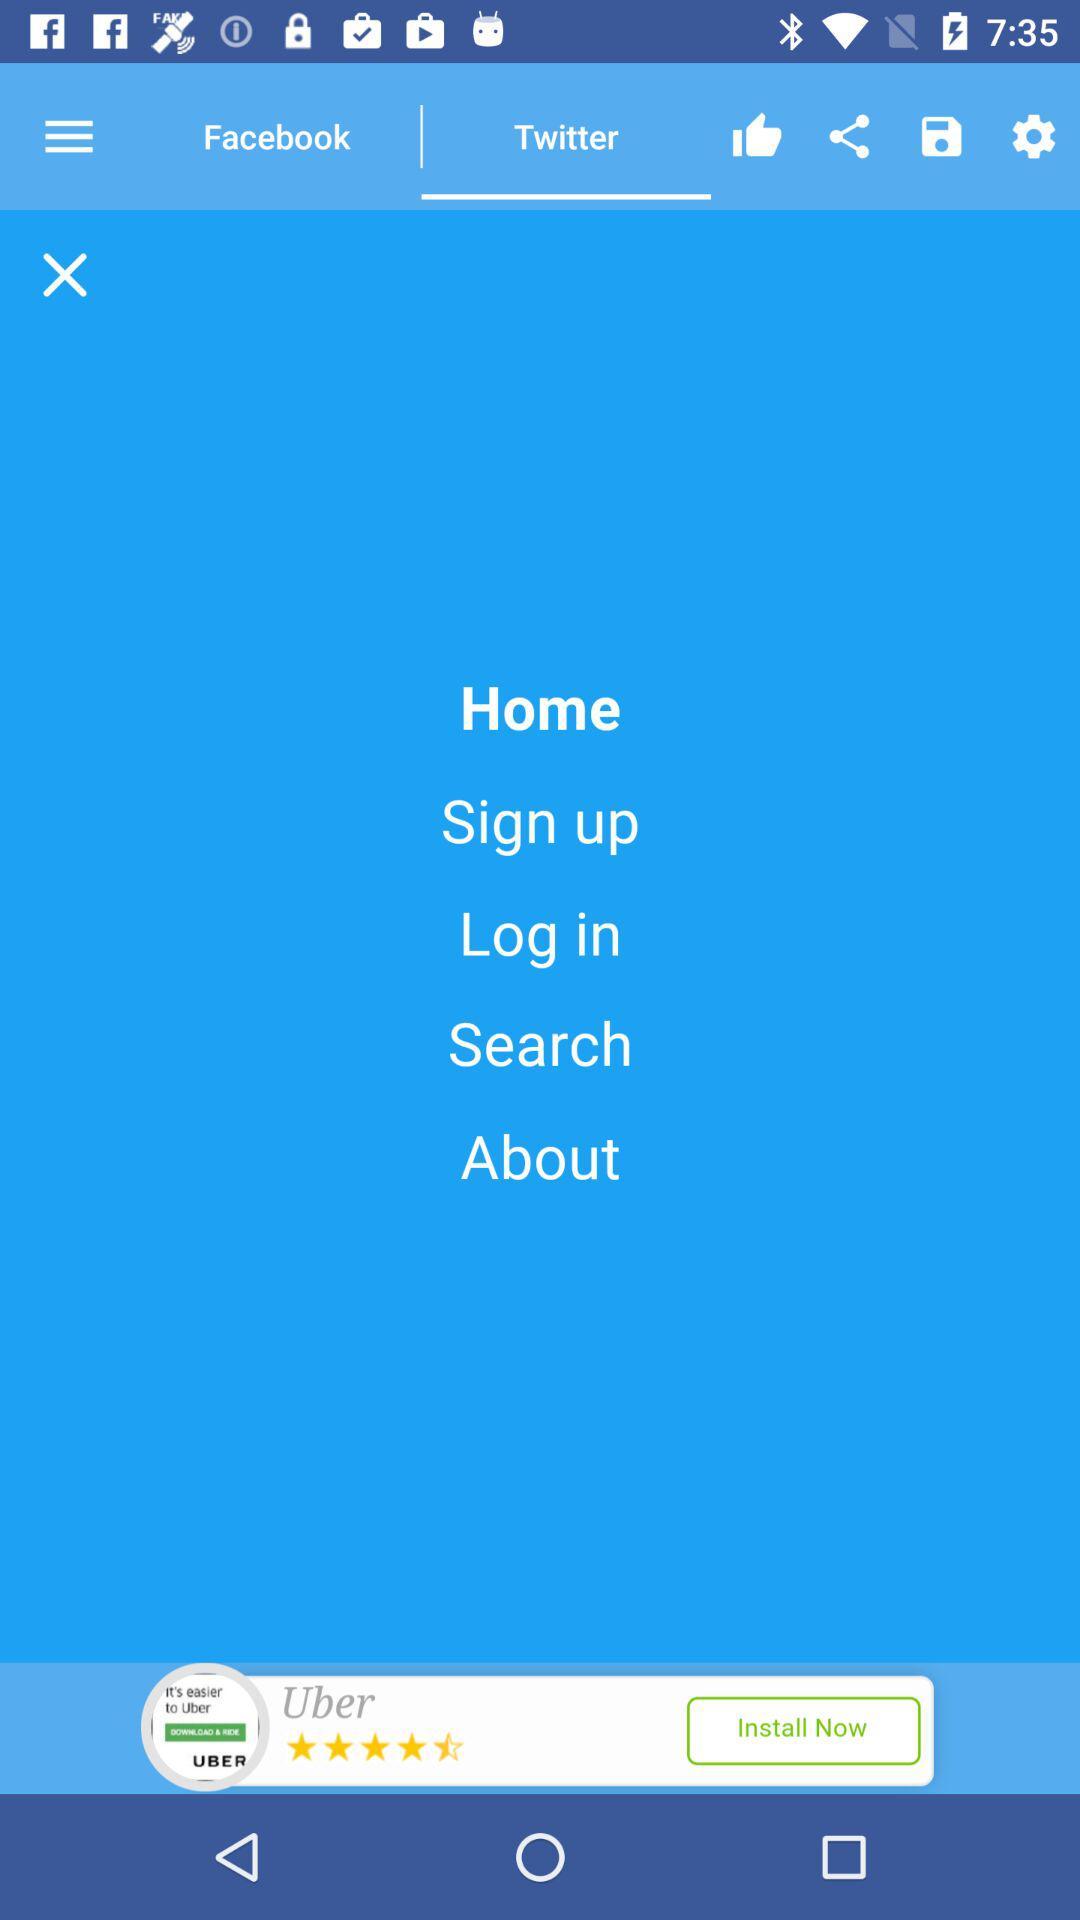 The image size is (1080, 1920). What do you see at coordinates (86, 135) in the screenshot?
I see `click more option` at bounding box center [86, 135].